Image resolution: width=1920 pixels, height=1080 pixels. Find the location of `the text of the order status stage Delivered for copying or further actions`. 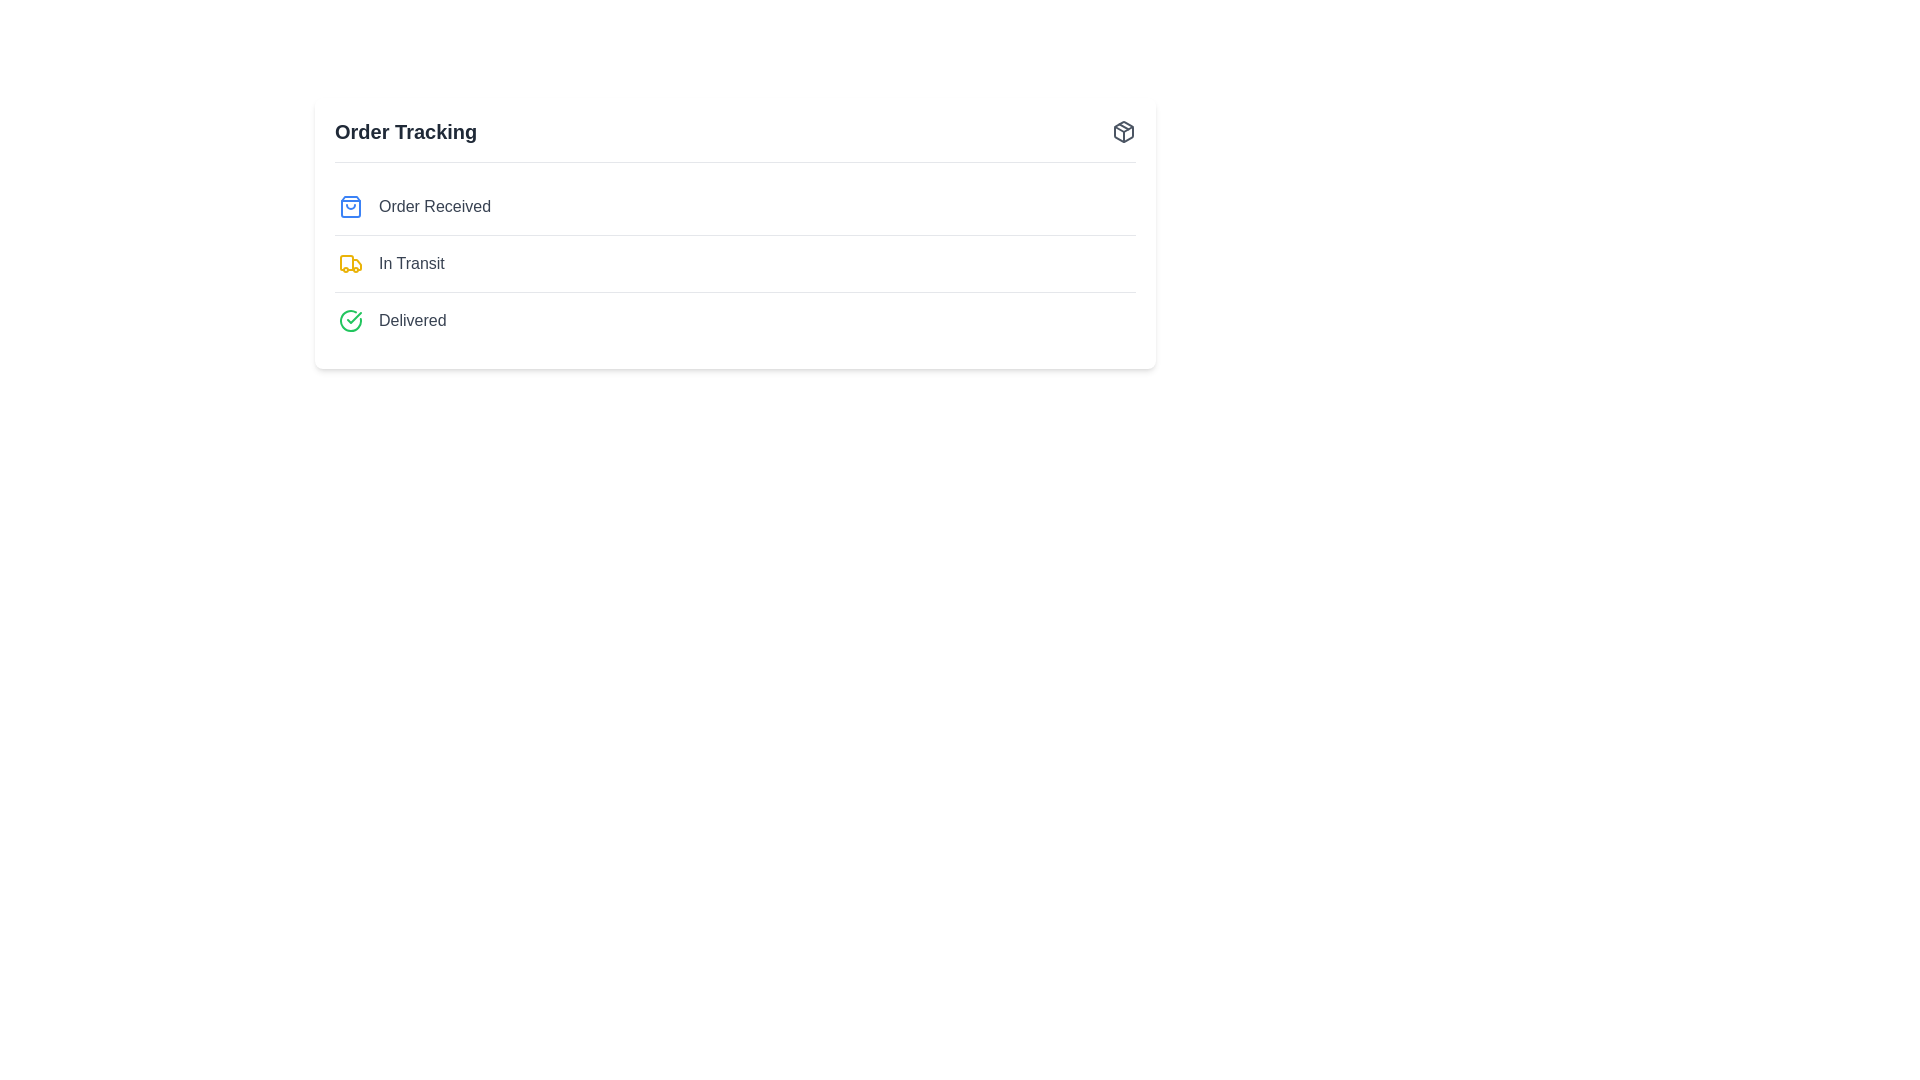

the text of the order status stage Delivered for copying or further actions is located at coordinates (411, 319).